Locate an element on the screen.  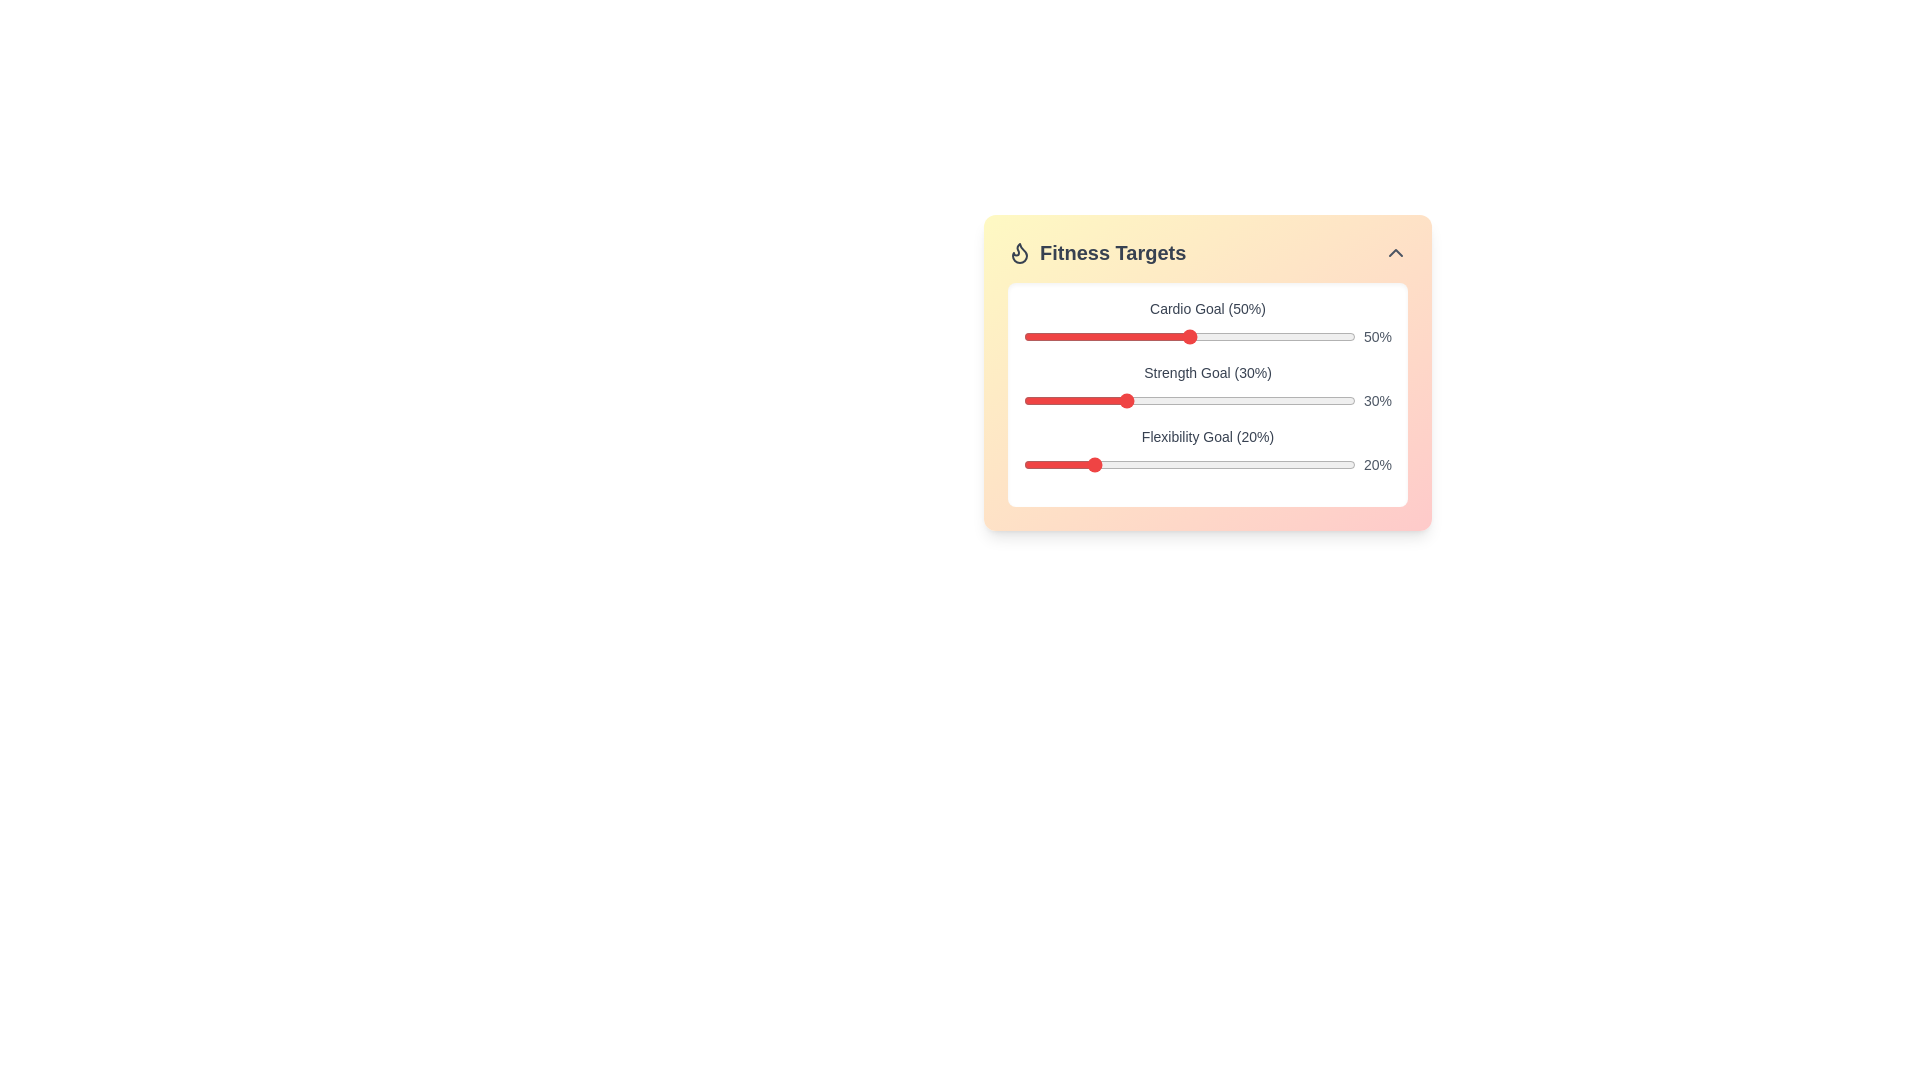
the cardio goal slider to 56% is located at coordinates (1208, 335).